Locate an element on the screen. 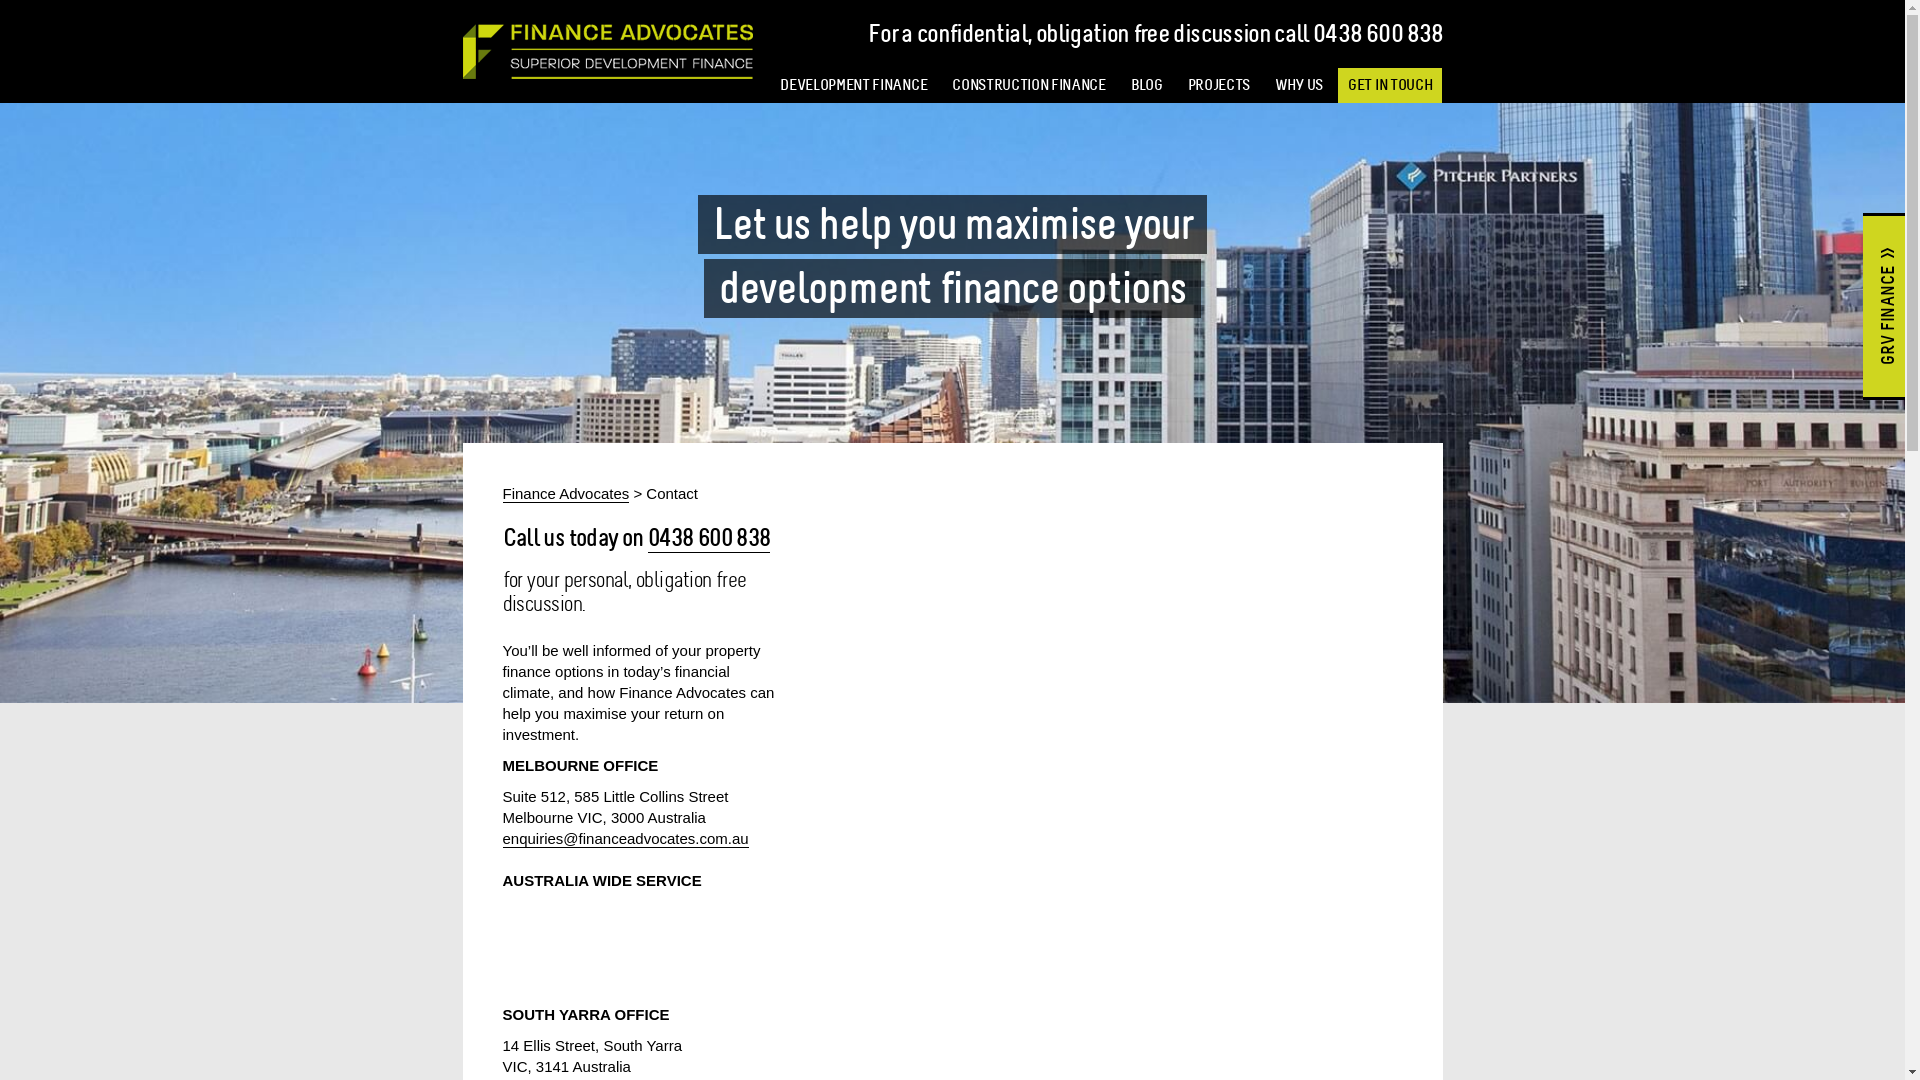 This screenshot has height=1080, width=1920. 'BLOG' is located at coordinates (1147, 84).